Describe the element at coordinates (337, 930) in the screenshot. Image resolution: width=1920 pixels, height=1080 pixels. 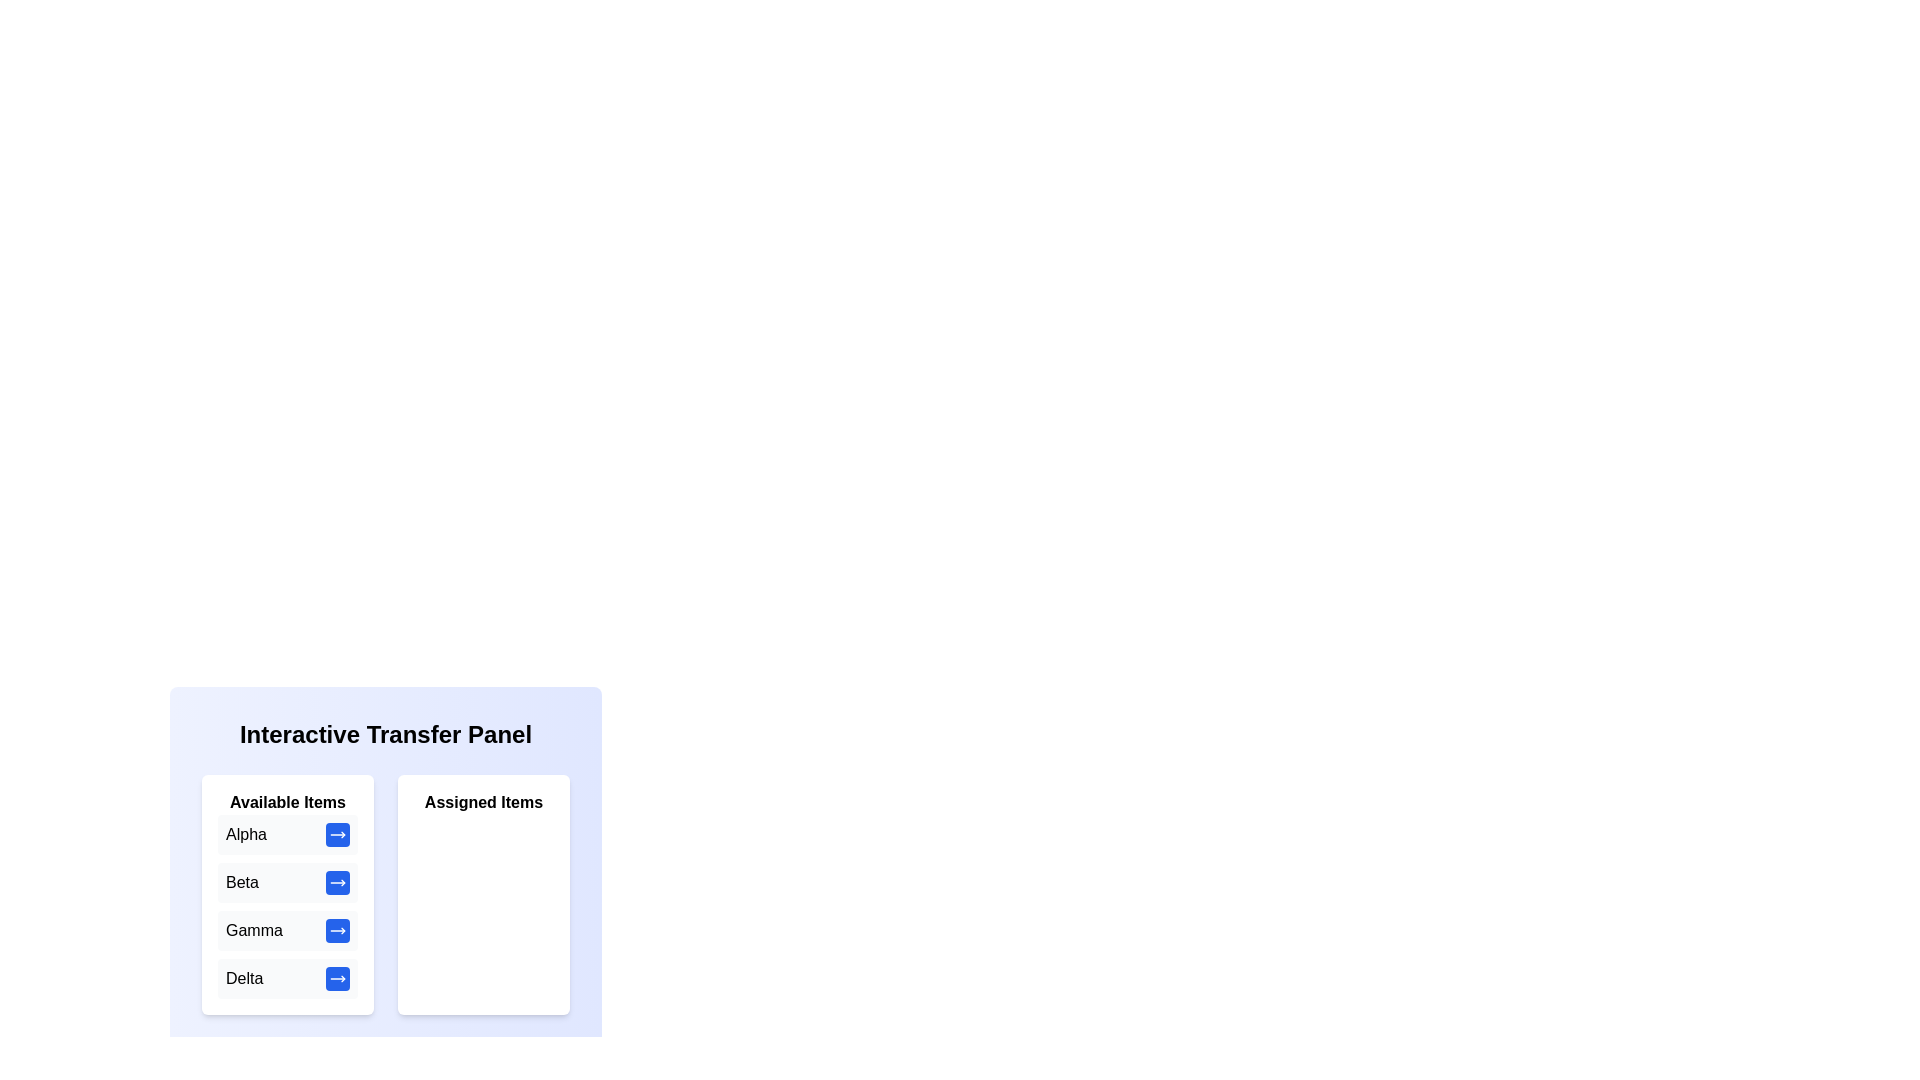
I see `the transfer button next to the item Gamma in the 'Available Items' list to move it to the 'Assigned Items' list` at that location.